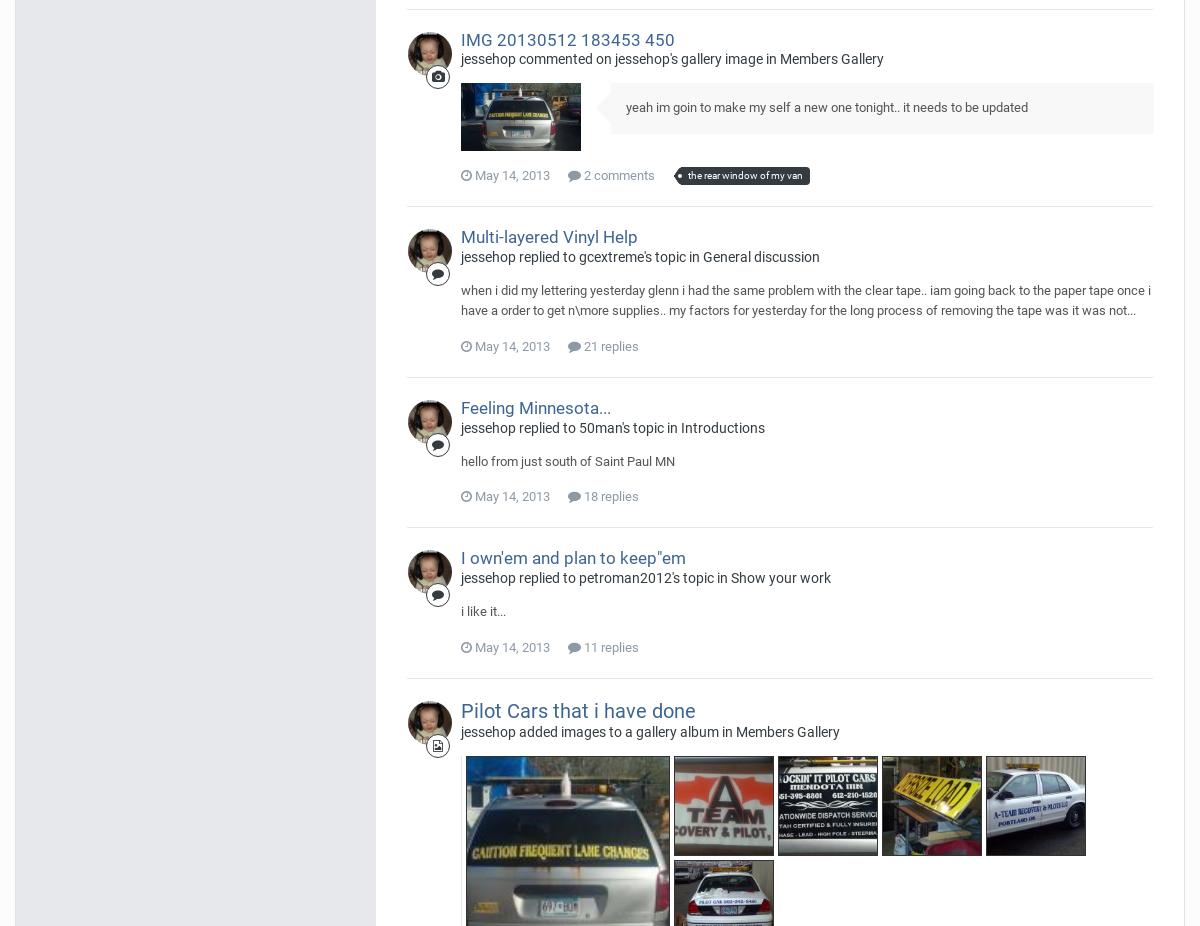  What do you see at coordinates (609, 346) in the screenshot?
I see `'21 replies'` at bounding box center [609, 346].